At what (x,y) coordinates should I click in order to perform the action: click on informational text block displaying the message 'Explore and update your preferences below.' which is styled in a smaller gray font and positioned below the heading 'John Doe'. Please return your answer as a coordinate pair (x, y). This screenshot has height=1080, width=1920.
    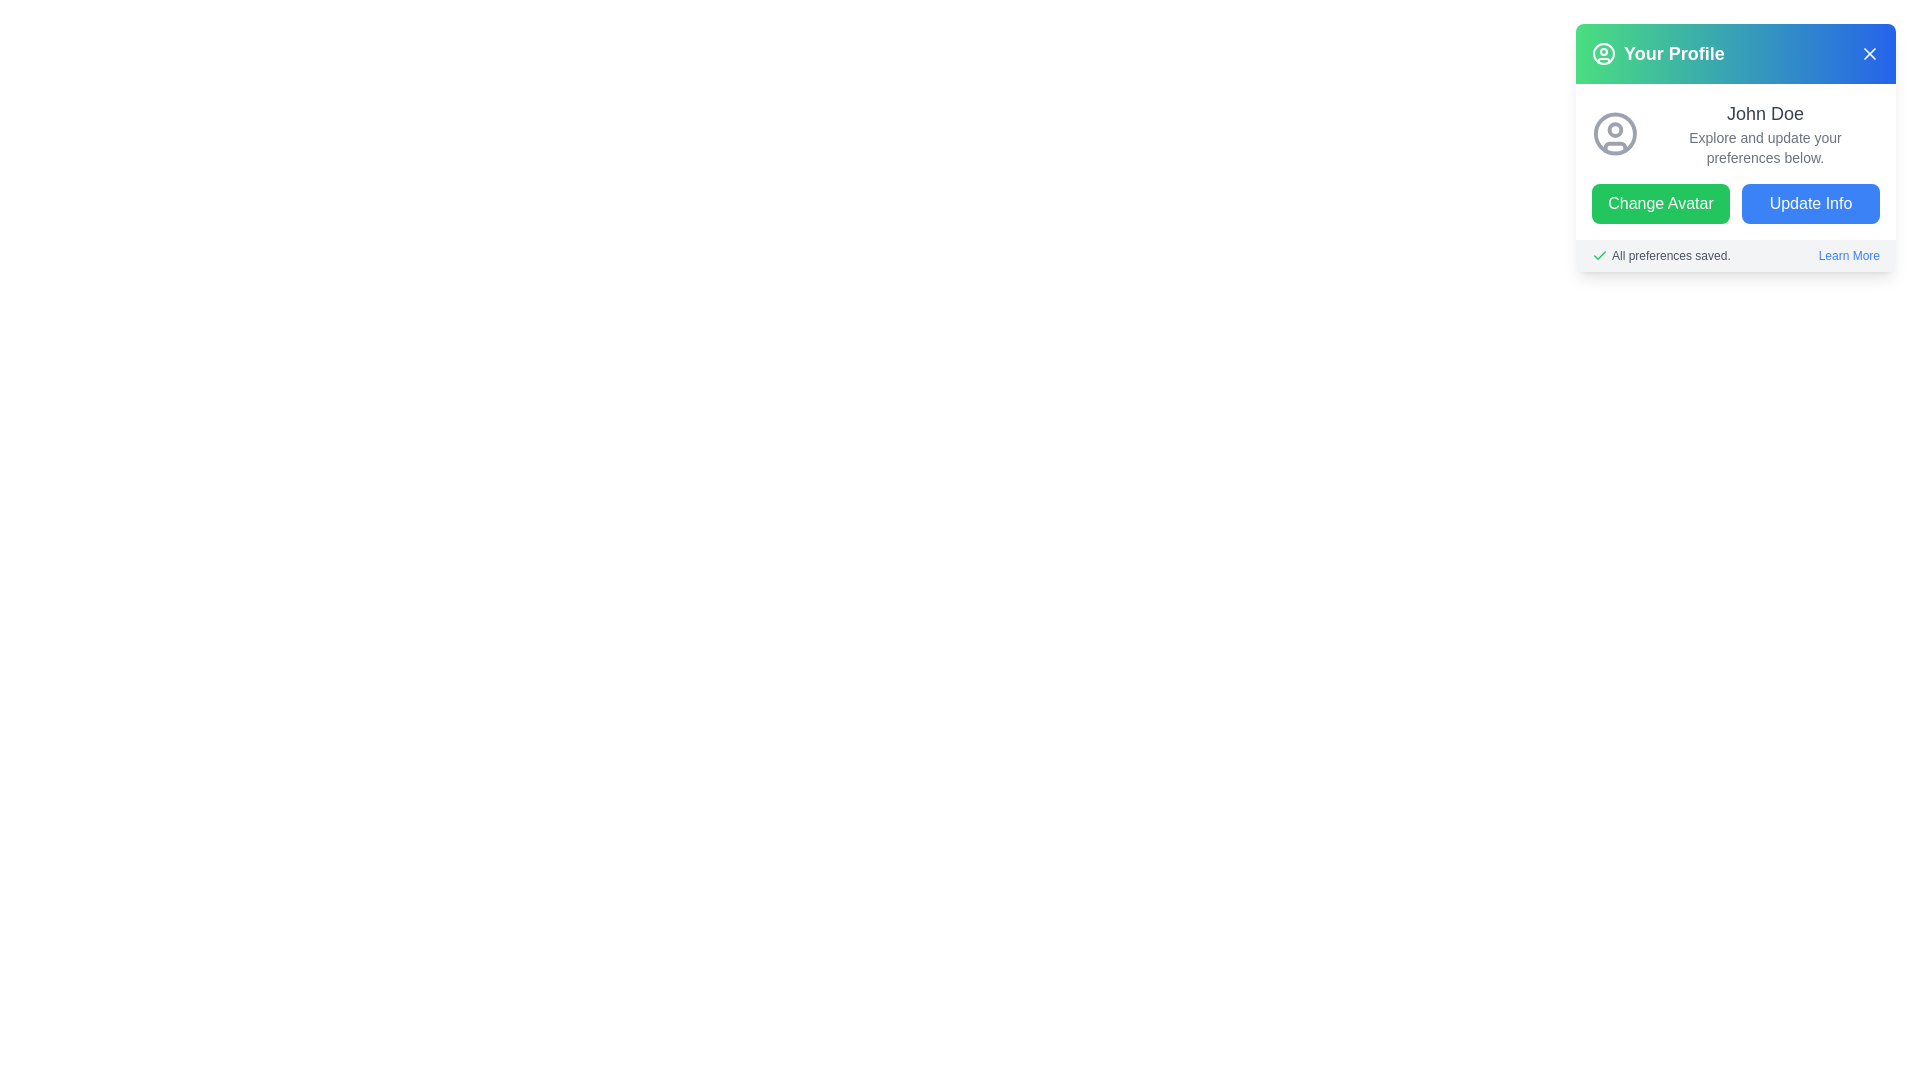
    Looking at the image, I should click on (1765, 146).